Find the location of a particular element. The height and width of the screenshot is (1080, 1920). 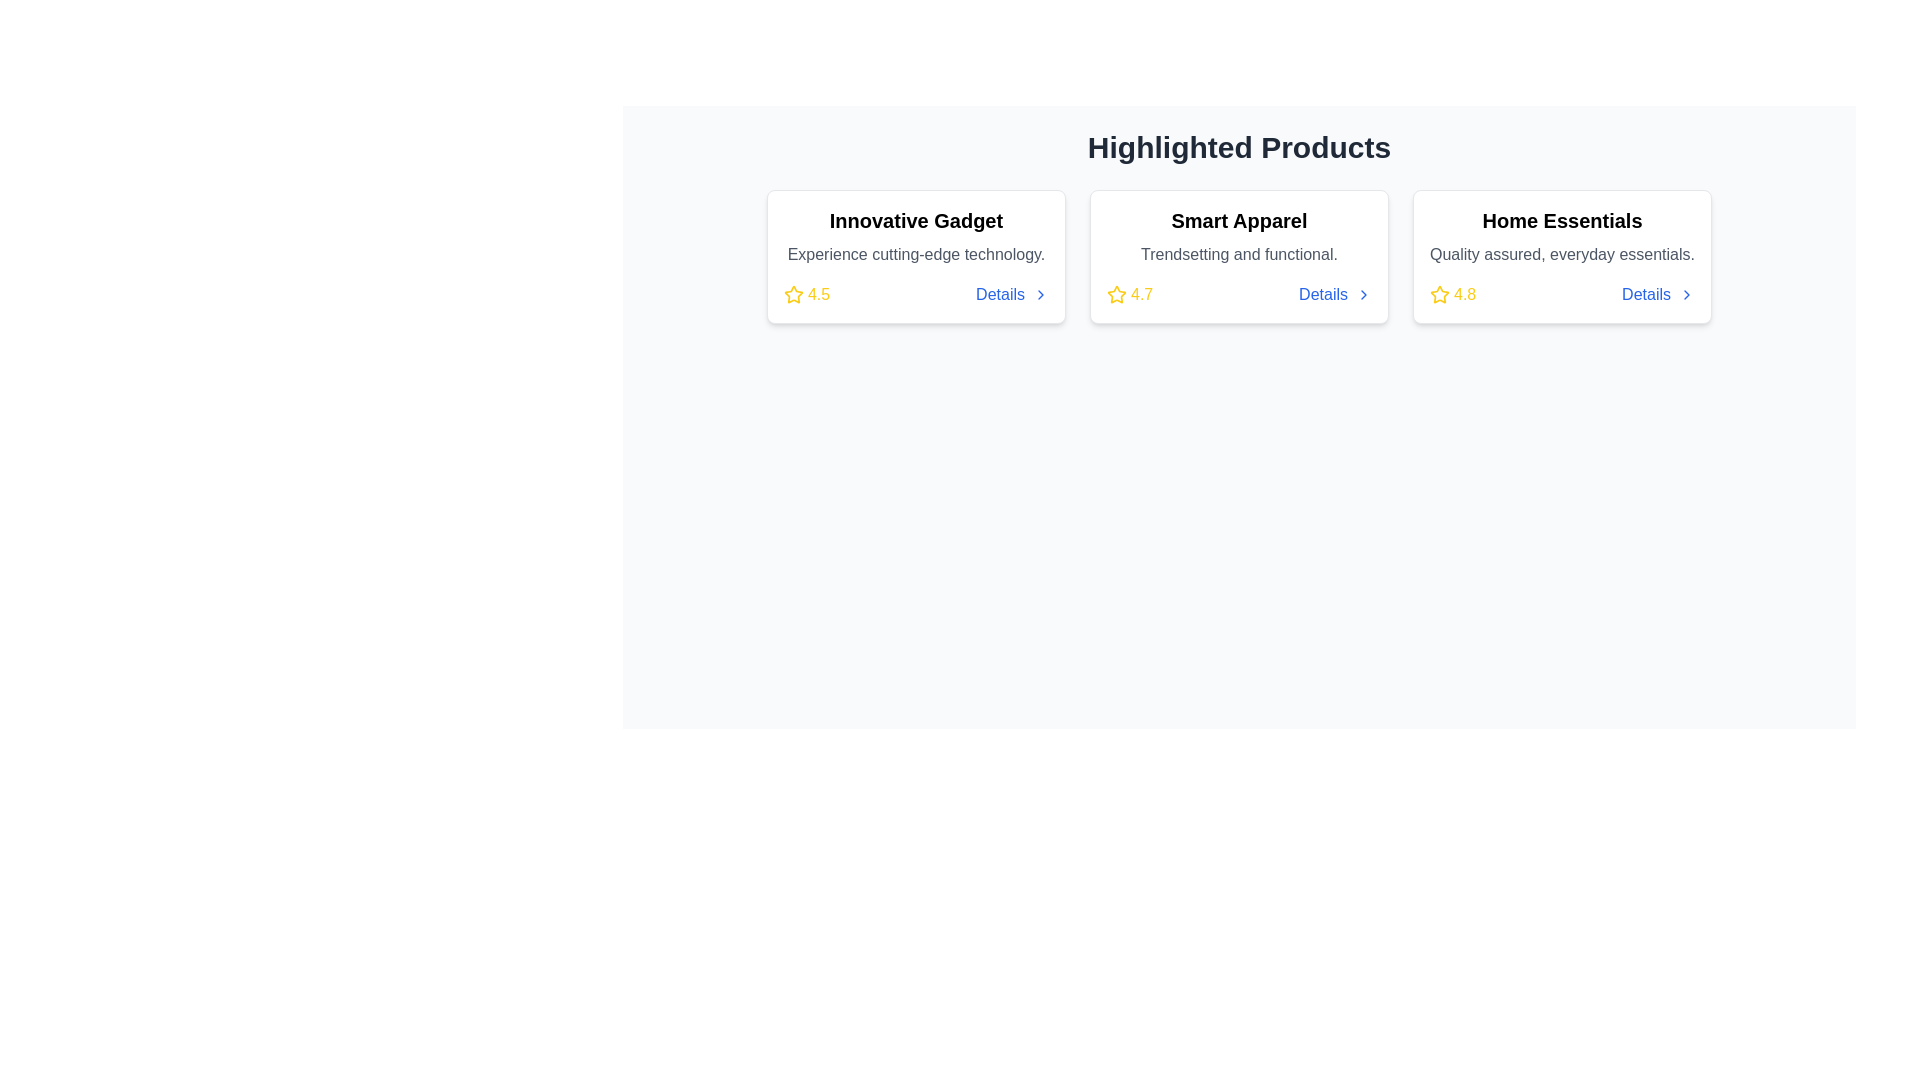

the hyperlink that navigates to further details about the 'Home Essentials' item, located at the bottom right area of the card, to observe the style change is located at coordinates (1646, 294).